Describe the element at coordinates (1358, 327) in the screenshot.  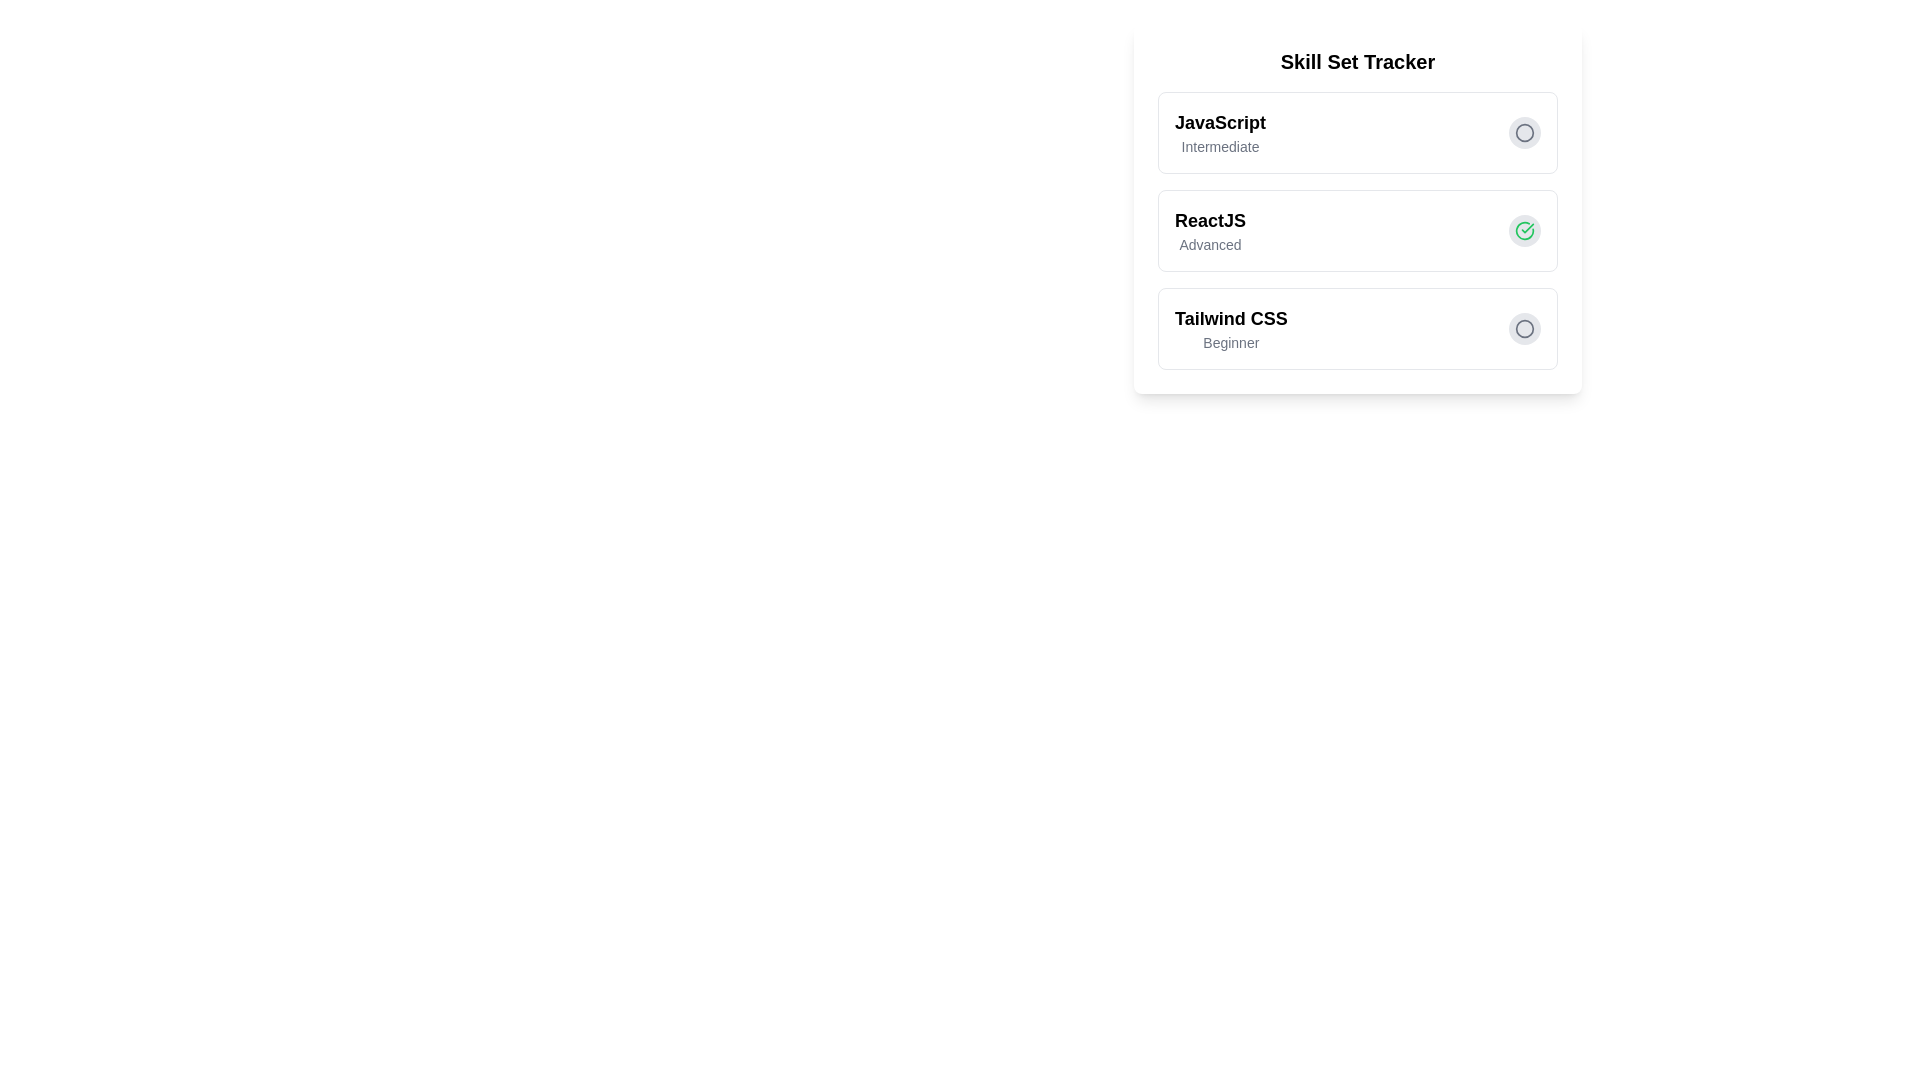
I see `the circular toggle button on the right side of the Interactive List Item labeled 'Tailwind CSS' with the subtitle 'Beginner'` at that location.